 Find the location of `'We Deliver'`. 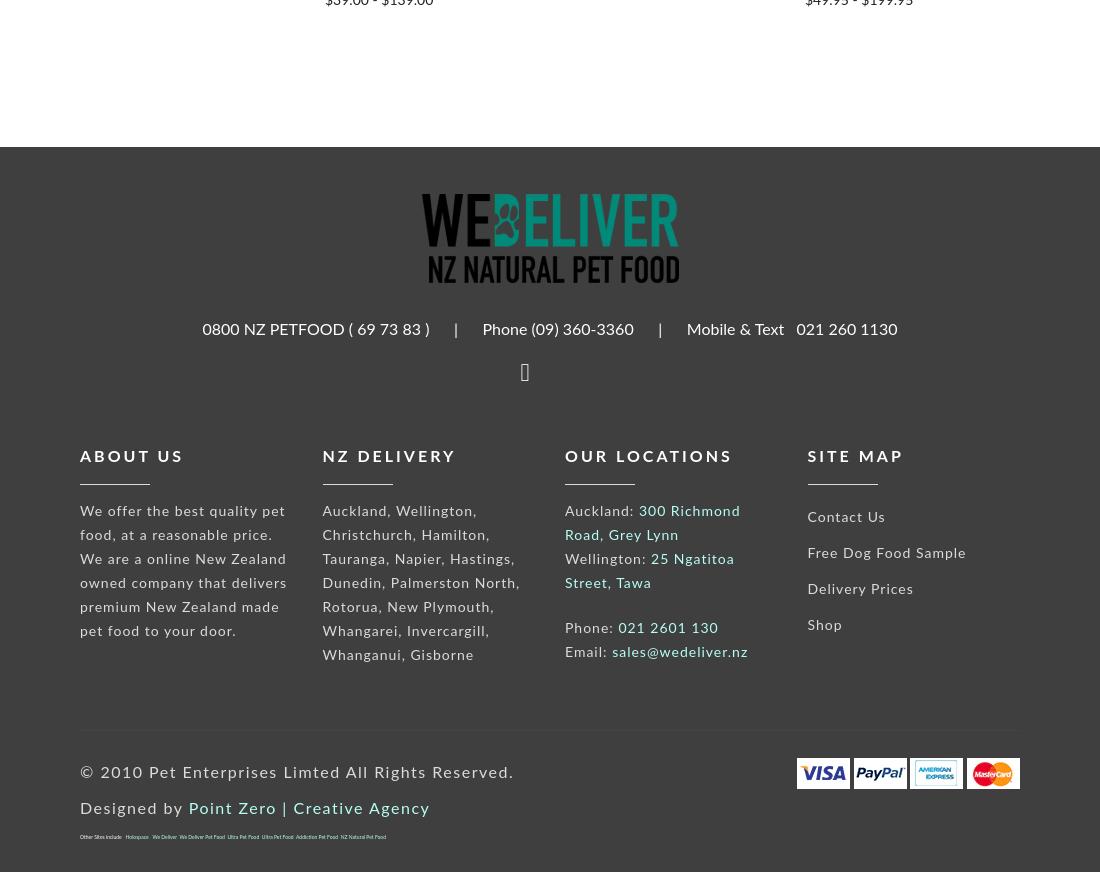

'We Deliver' is located at coordinates (163, 837).